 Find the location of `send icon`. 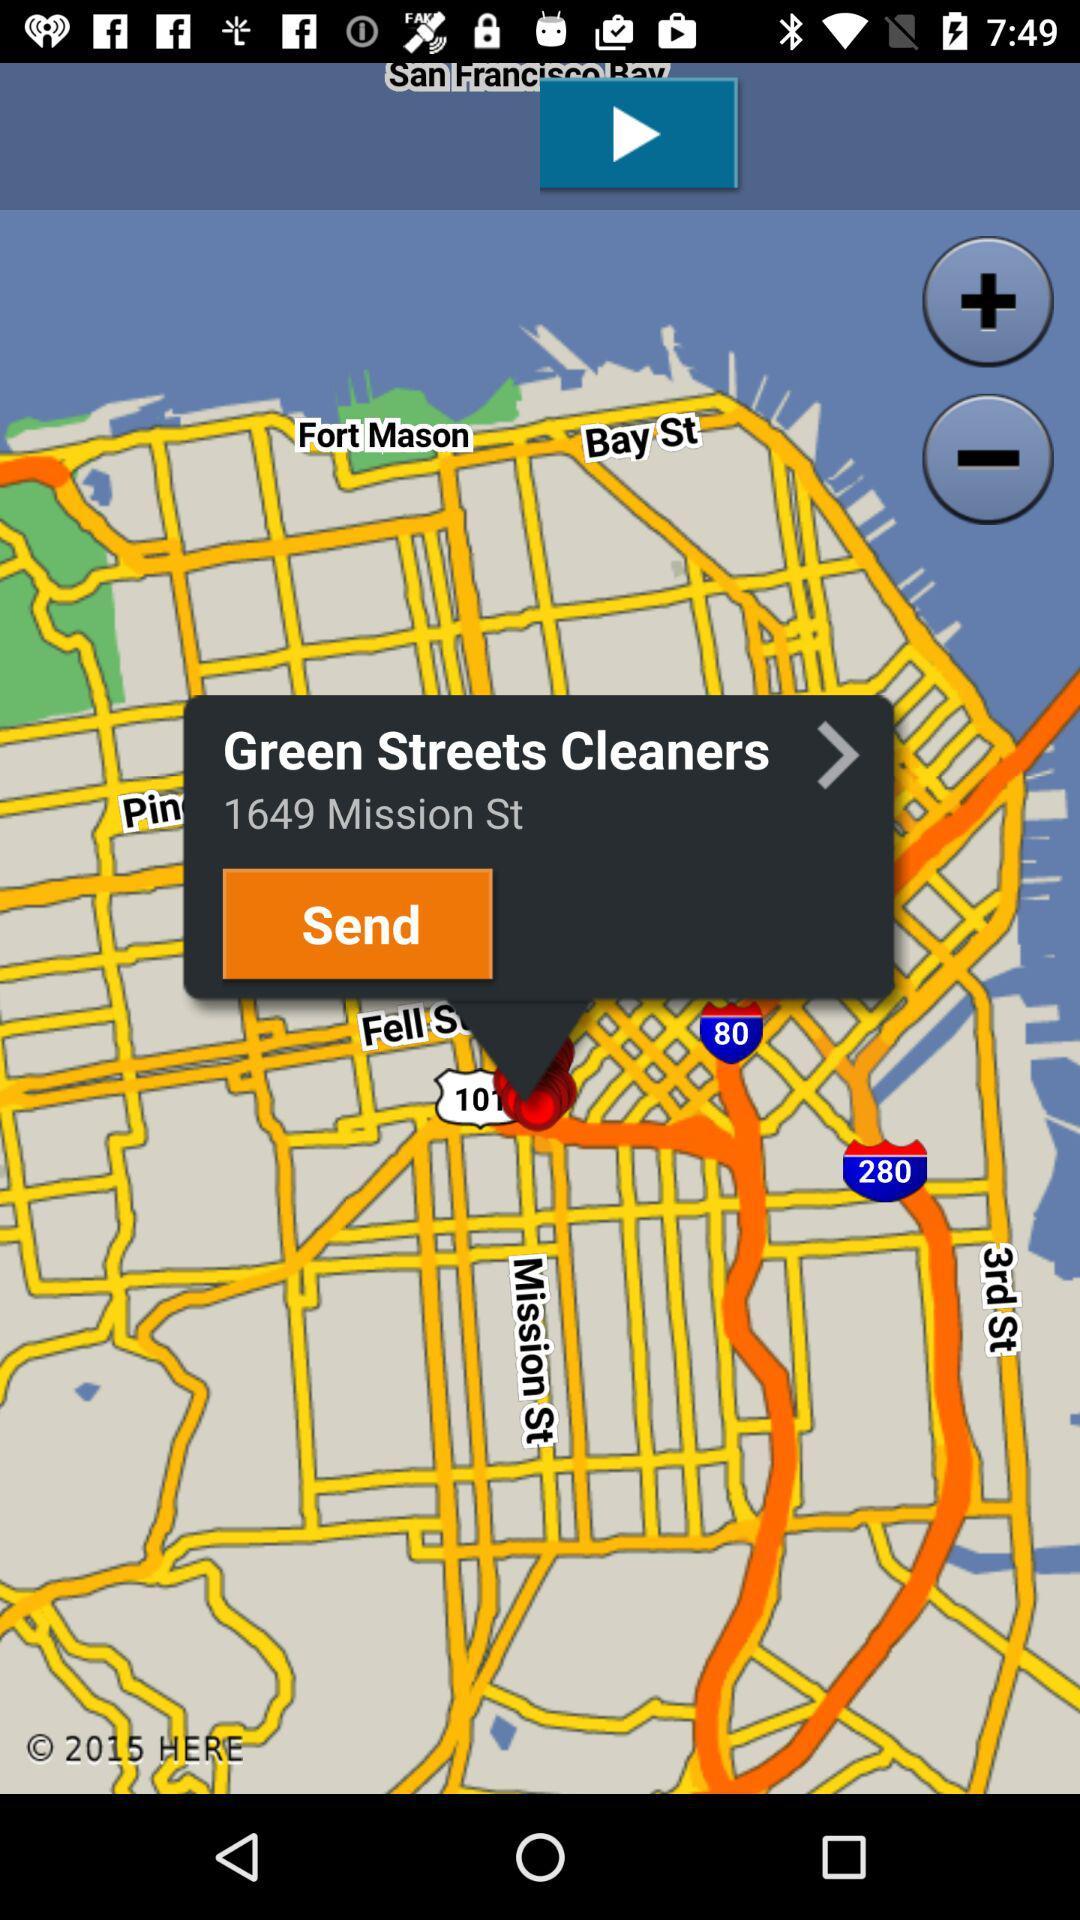

send icon is located at coordinates (361, 926).